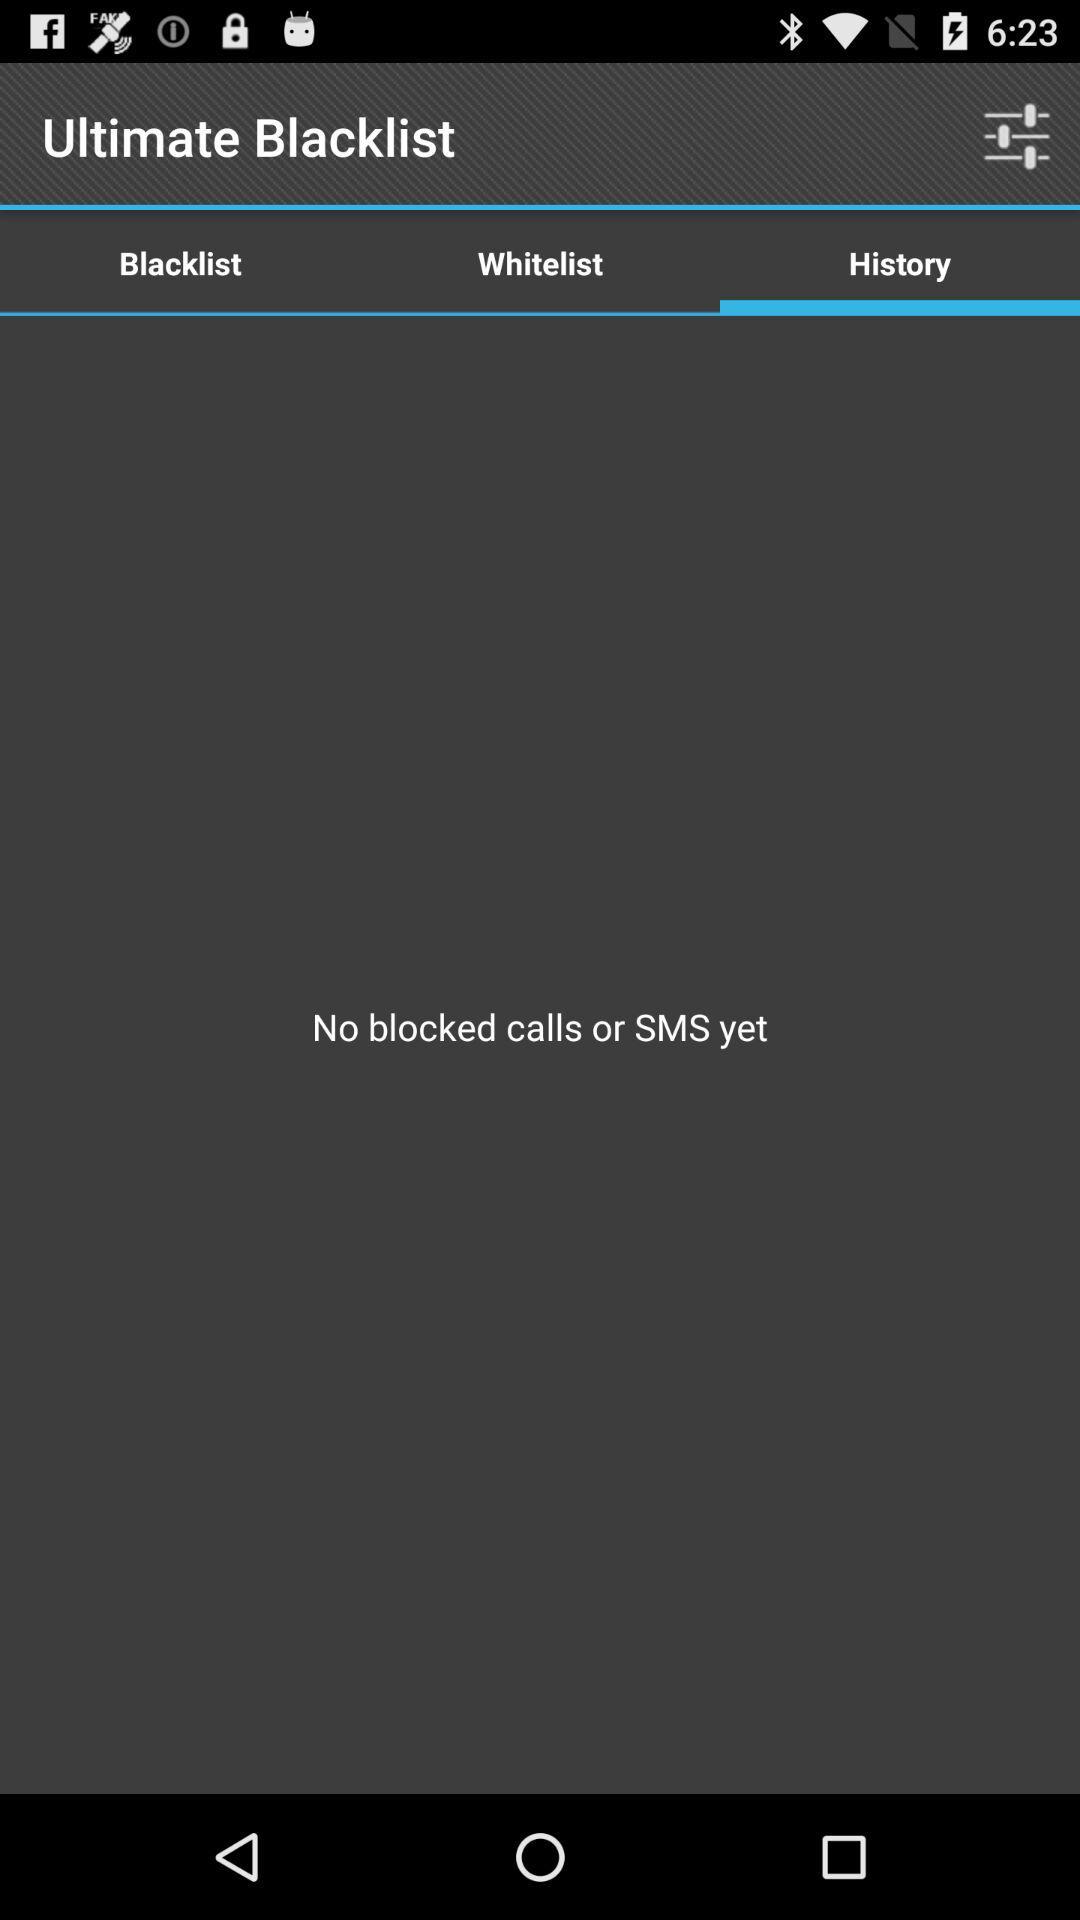 The height and width of the screenshot is (1920, 1080). What do you see at coordinates (540, 261) in the screenshot?
I see `the icon next to the history item` at bounding box center [540, 261].